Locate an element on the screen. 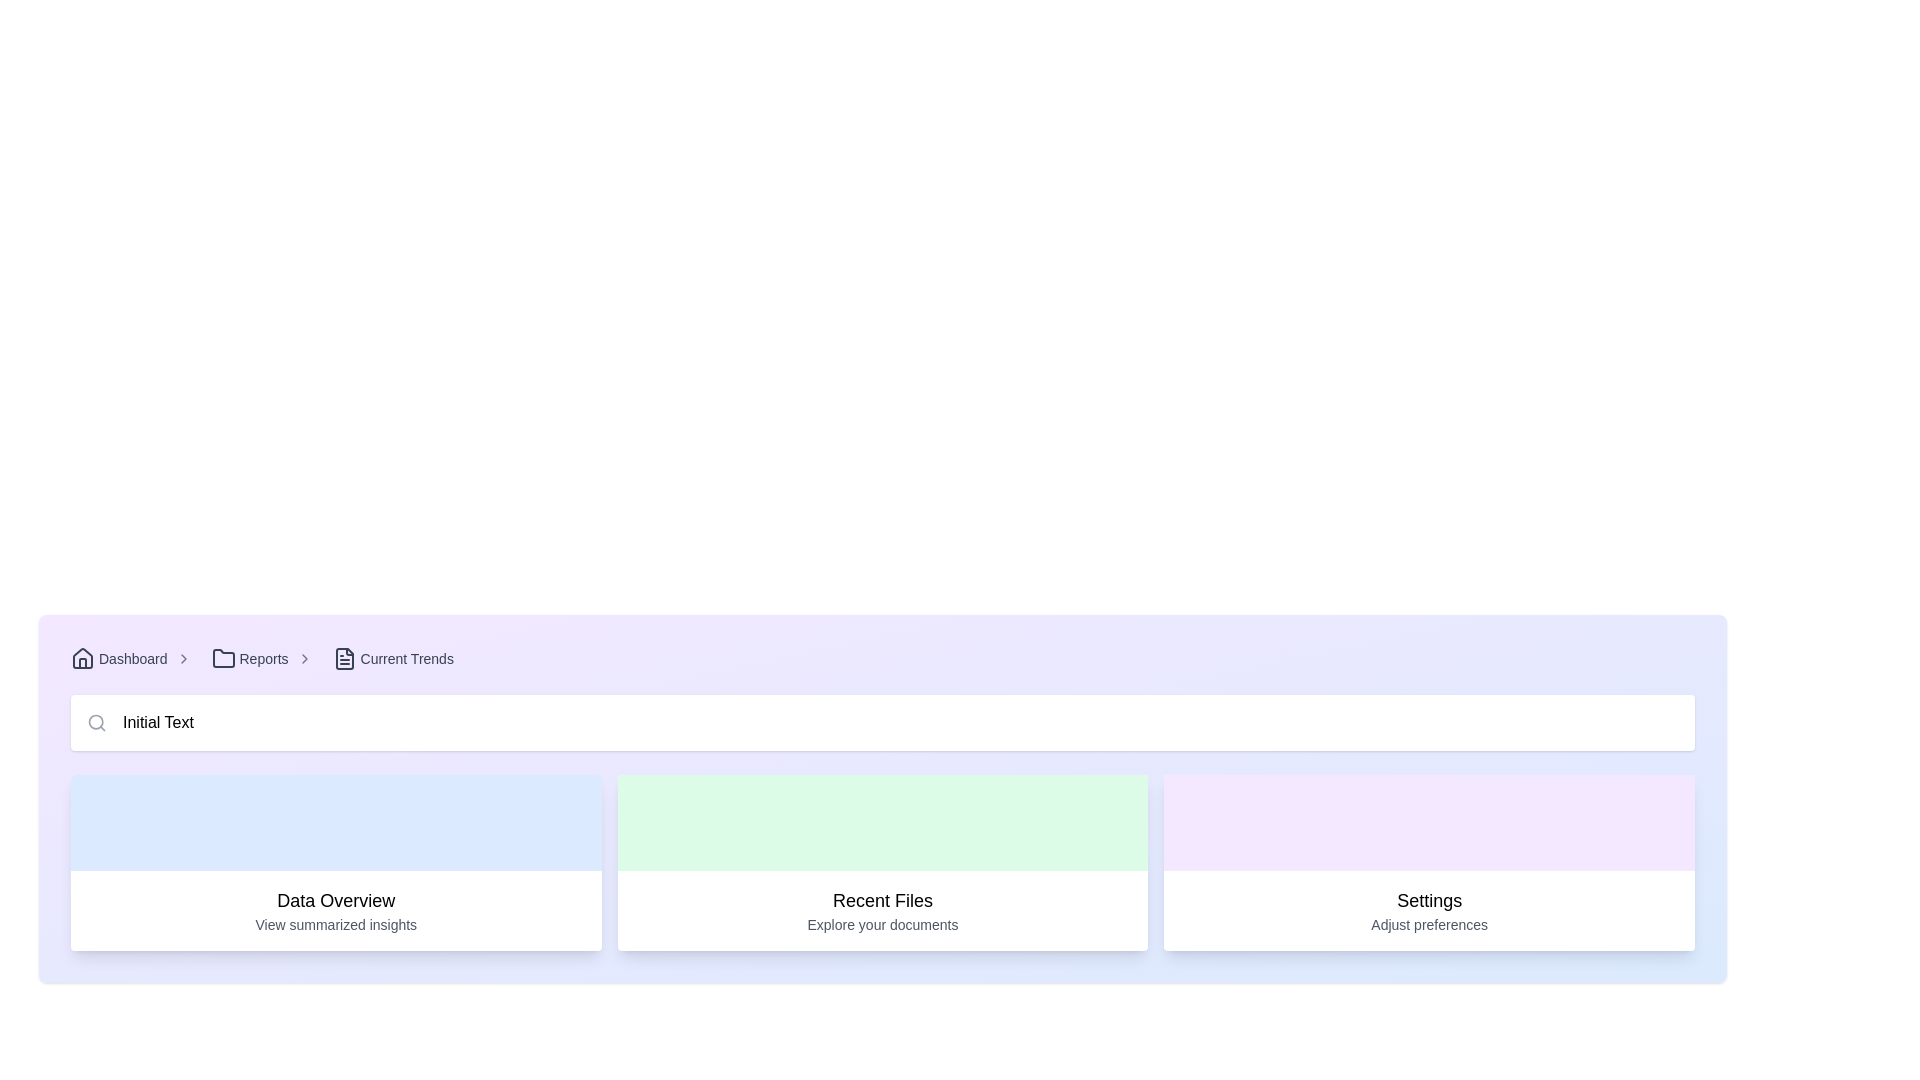 Image resolution: width=1920 pixels, height=1080 pixels. the hyperlink with an associated house icon is located at coordinates (118, 659).